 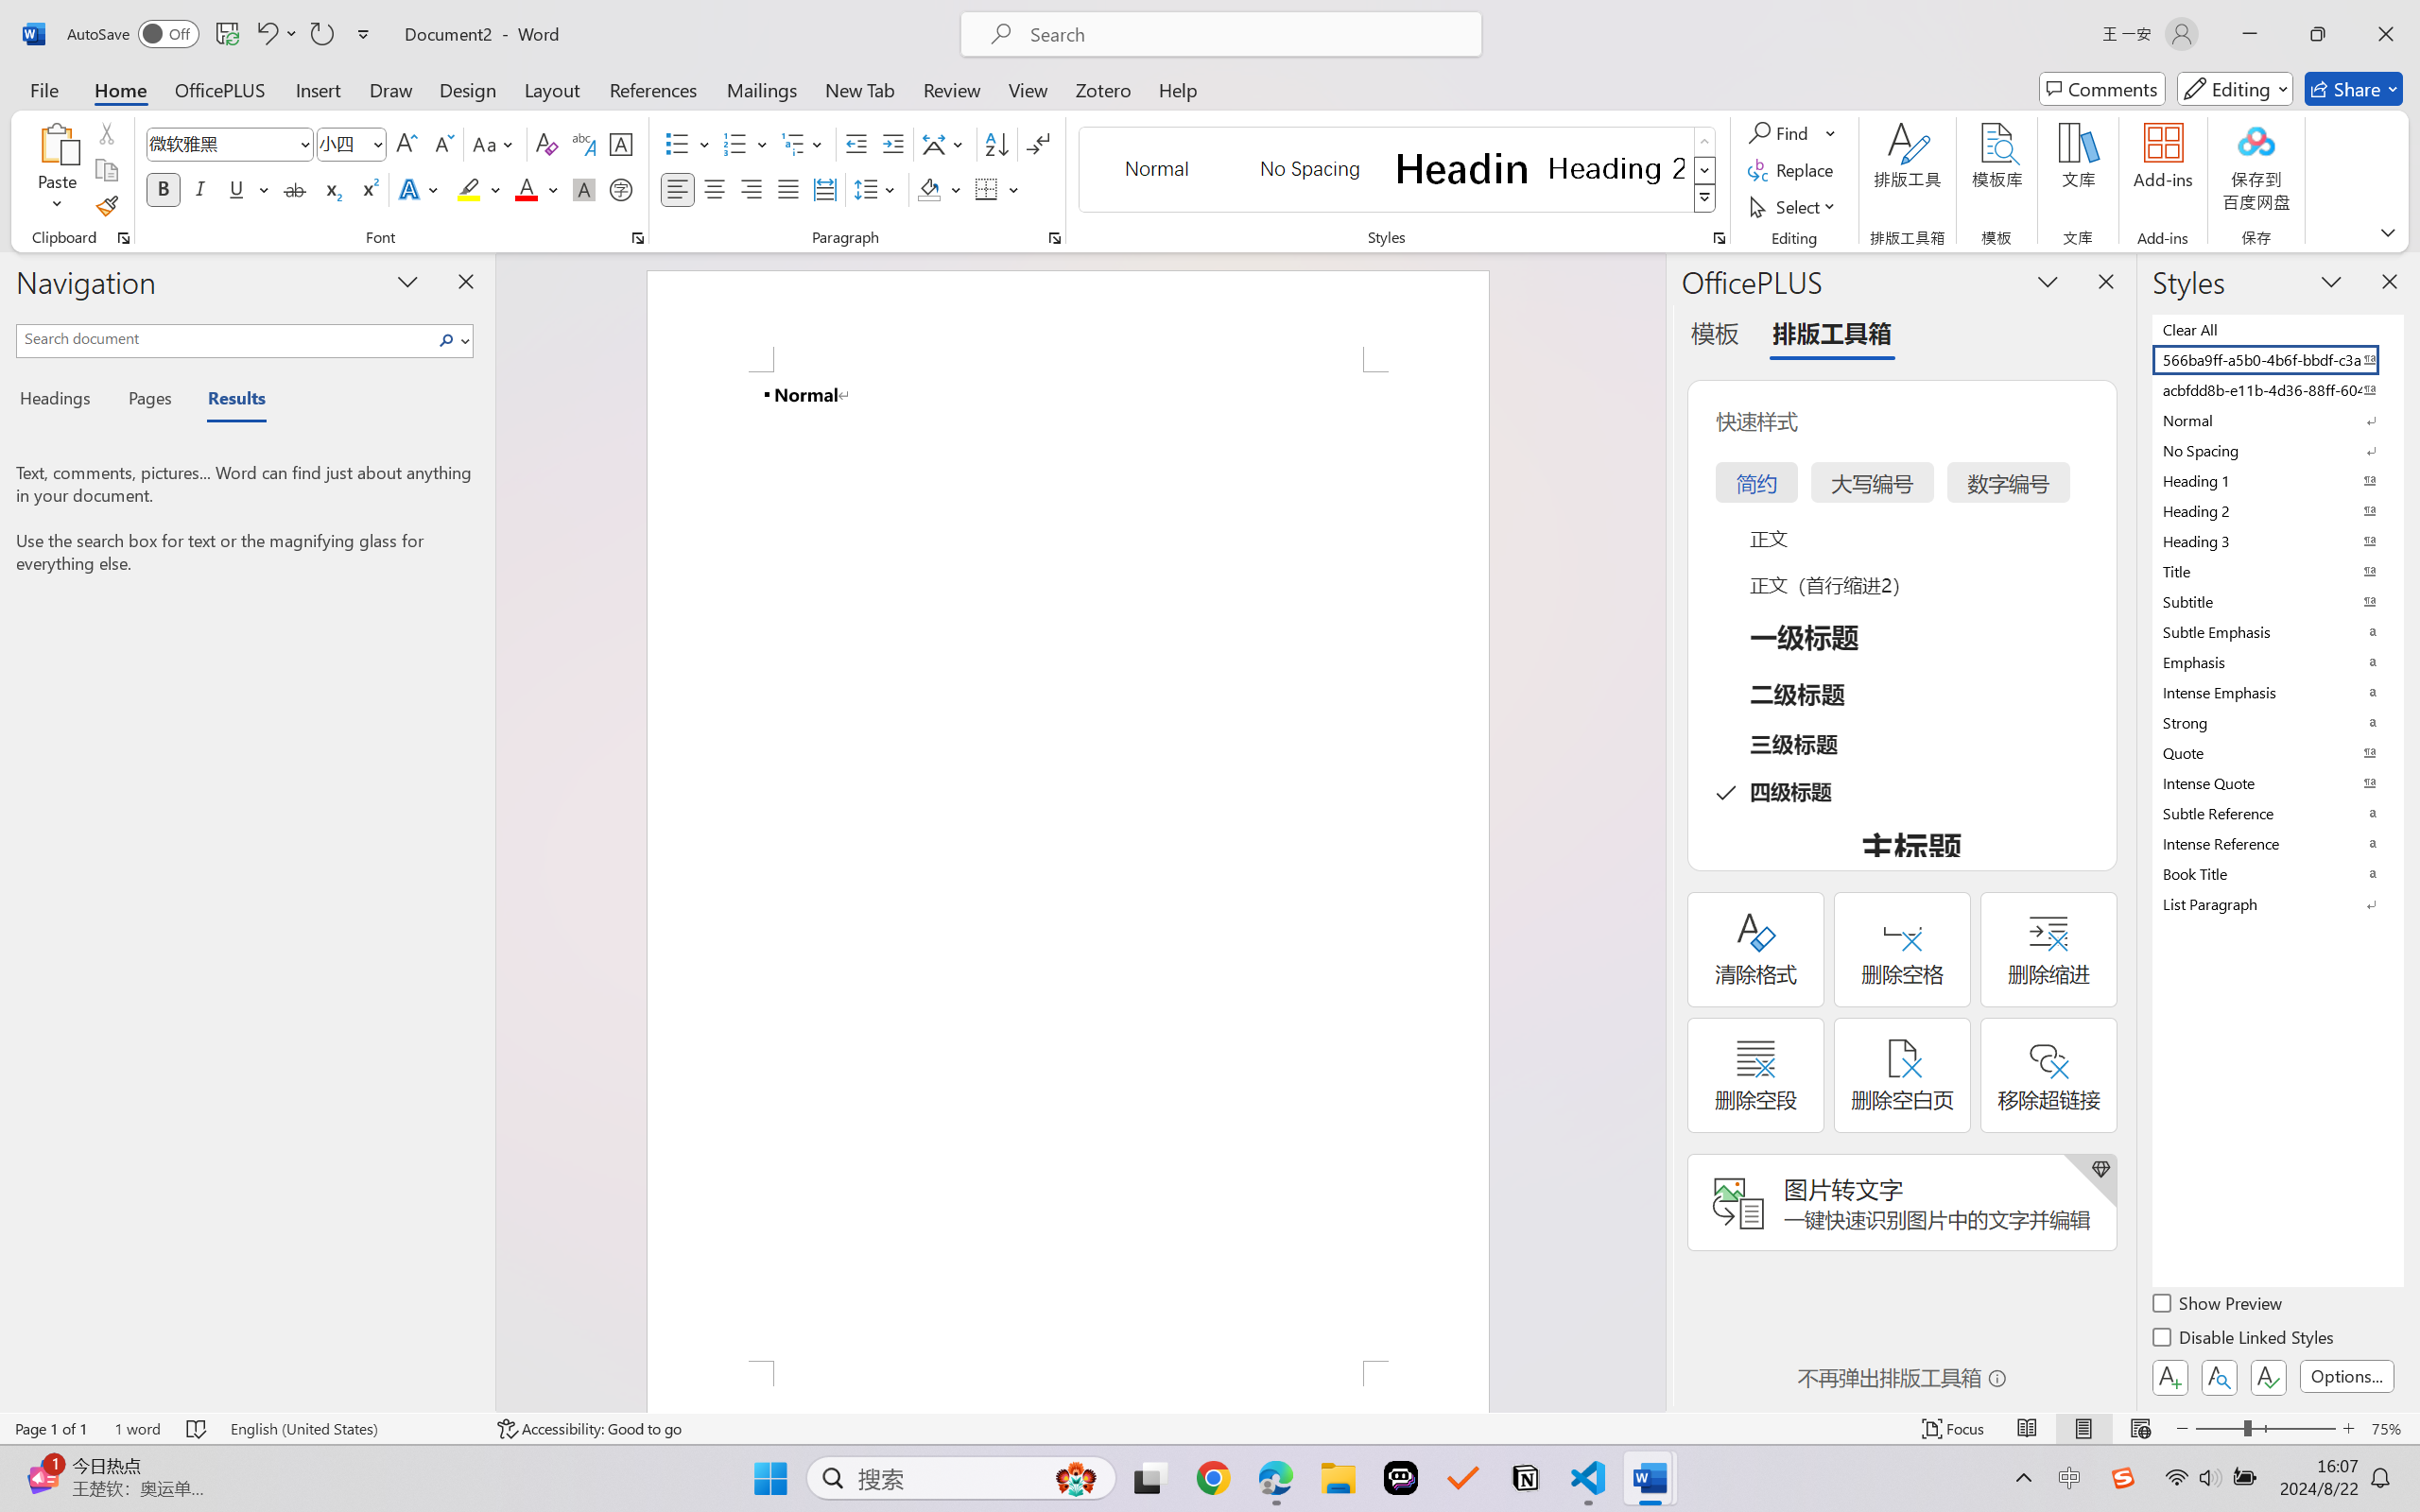 What do you see at coordinates (2275, 601) in the screenshot?
I see `'Subtitle'` at bounding box center [2275, 601].